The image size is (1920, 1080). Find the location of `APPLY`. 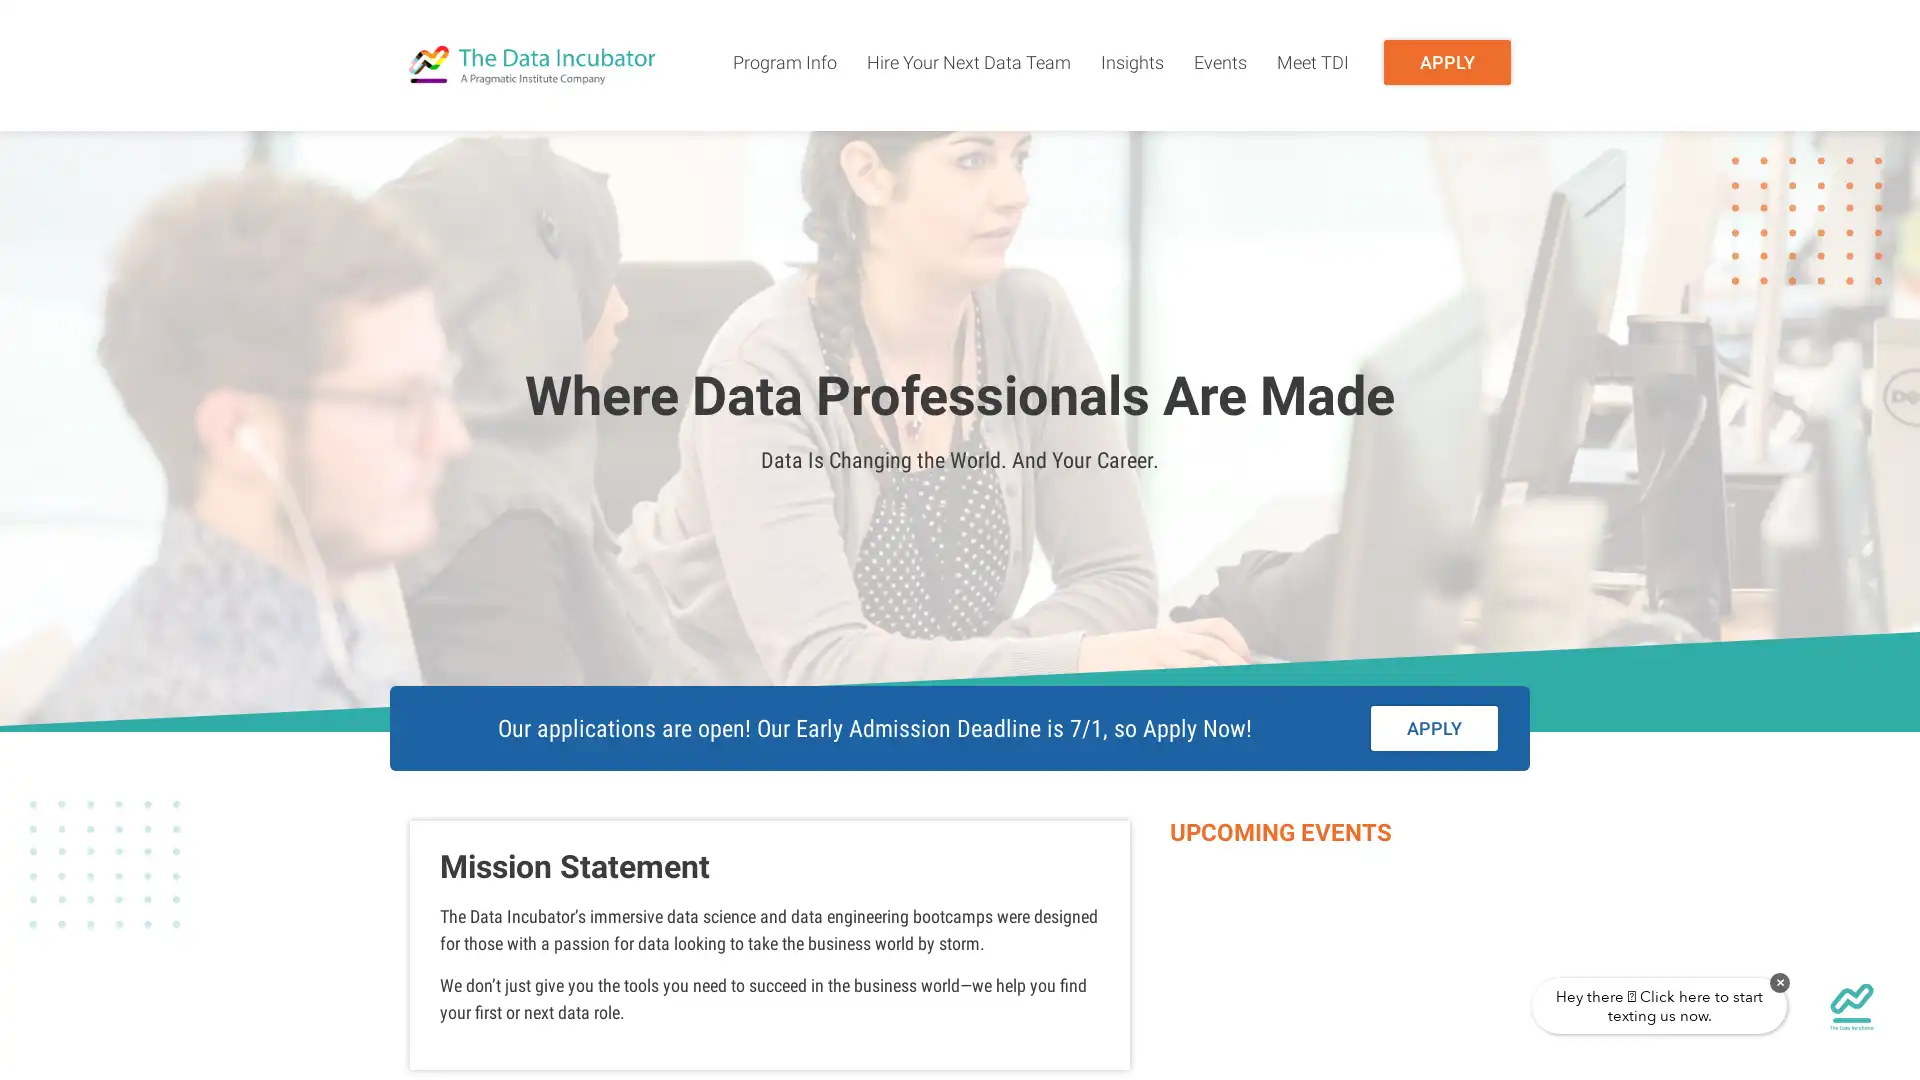

APPLY is located at coordinates (1447, 61).